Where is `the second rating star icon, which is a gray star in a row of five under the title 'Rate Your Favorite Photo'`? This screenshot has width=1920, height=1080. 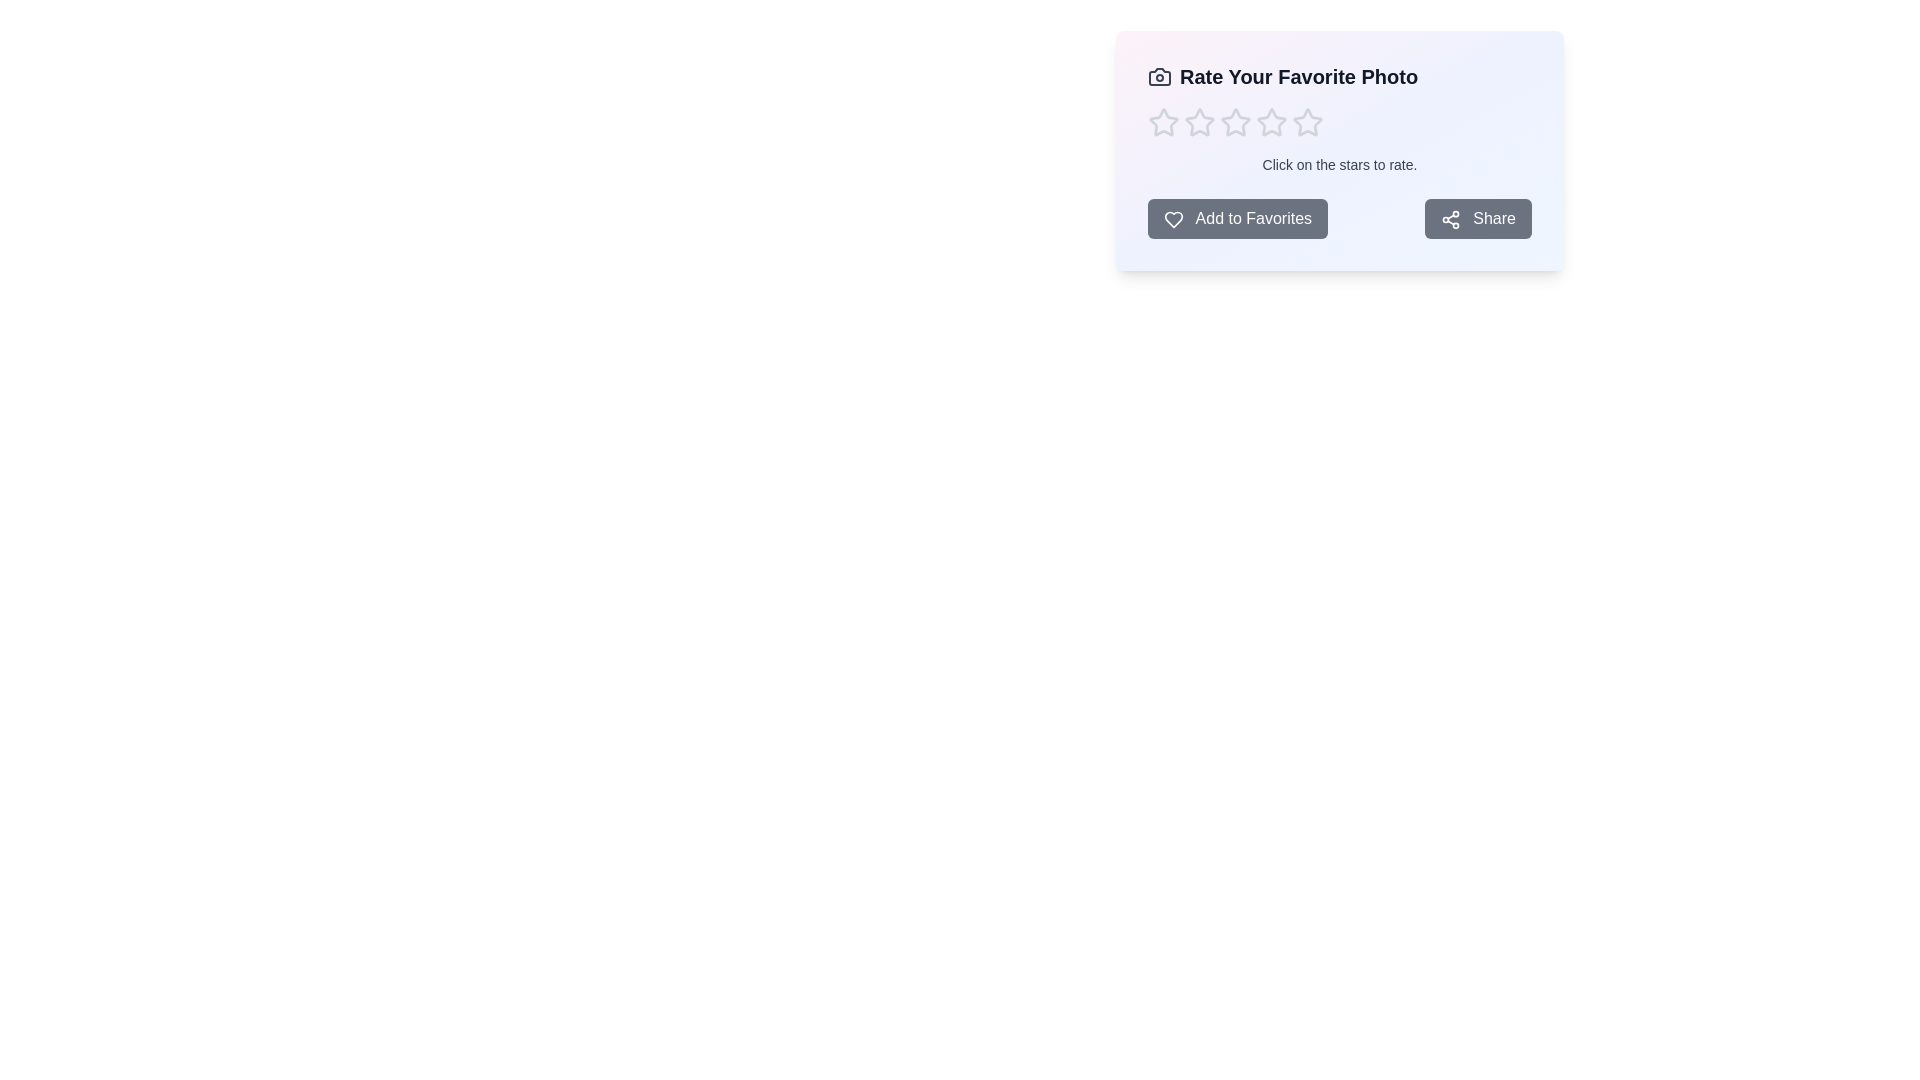 the second rating star icon, which is a gray star in a row of five under the title 'Rate Your Favorite Photo' is located at coordinates (1271, 122).